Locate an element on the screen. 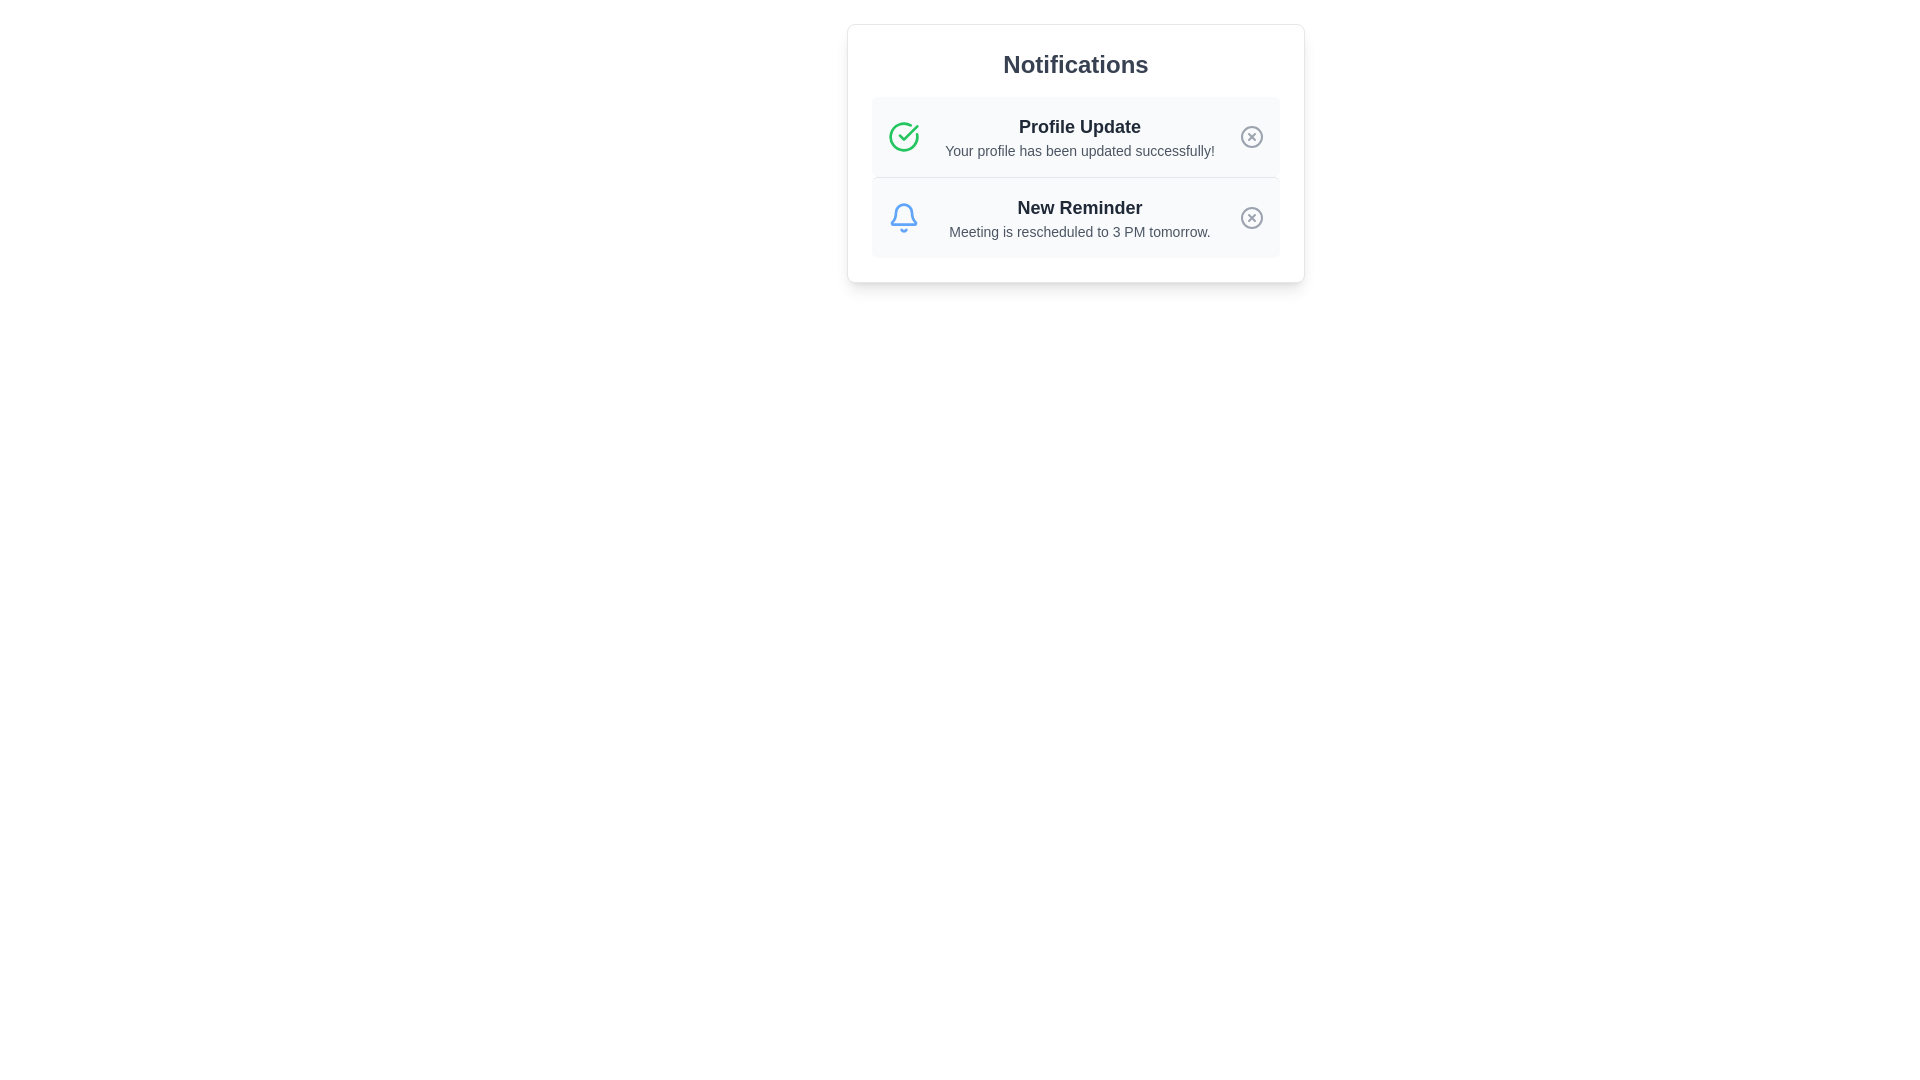 This screenshot has width=1920, height=1080. the small green checkmark icon, part of the notification item indicating completion, located to the left of the 'Profile Update' text is located at coordinates (907, 132).